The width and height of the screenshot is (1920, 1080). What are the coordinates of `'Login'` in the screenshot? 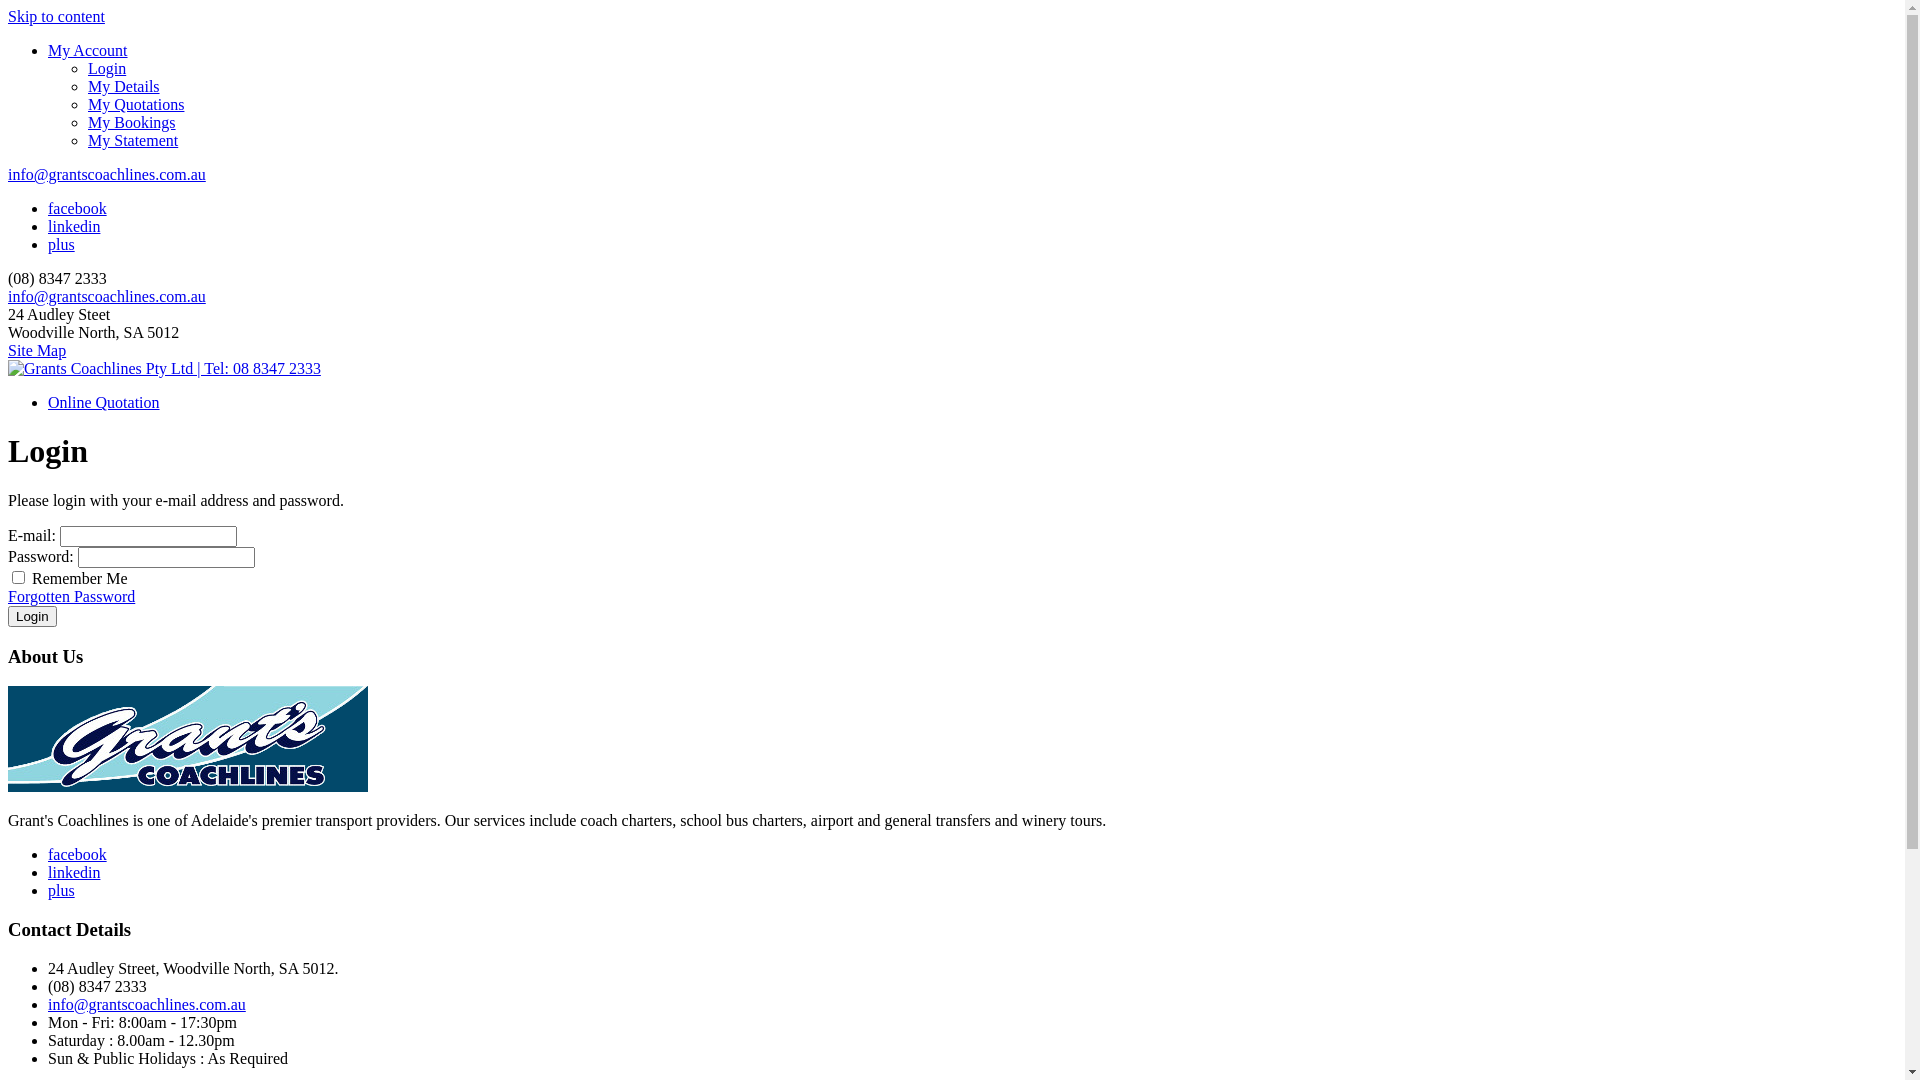 It's located at (32, 615).